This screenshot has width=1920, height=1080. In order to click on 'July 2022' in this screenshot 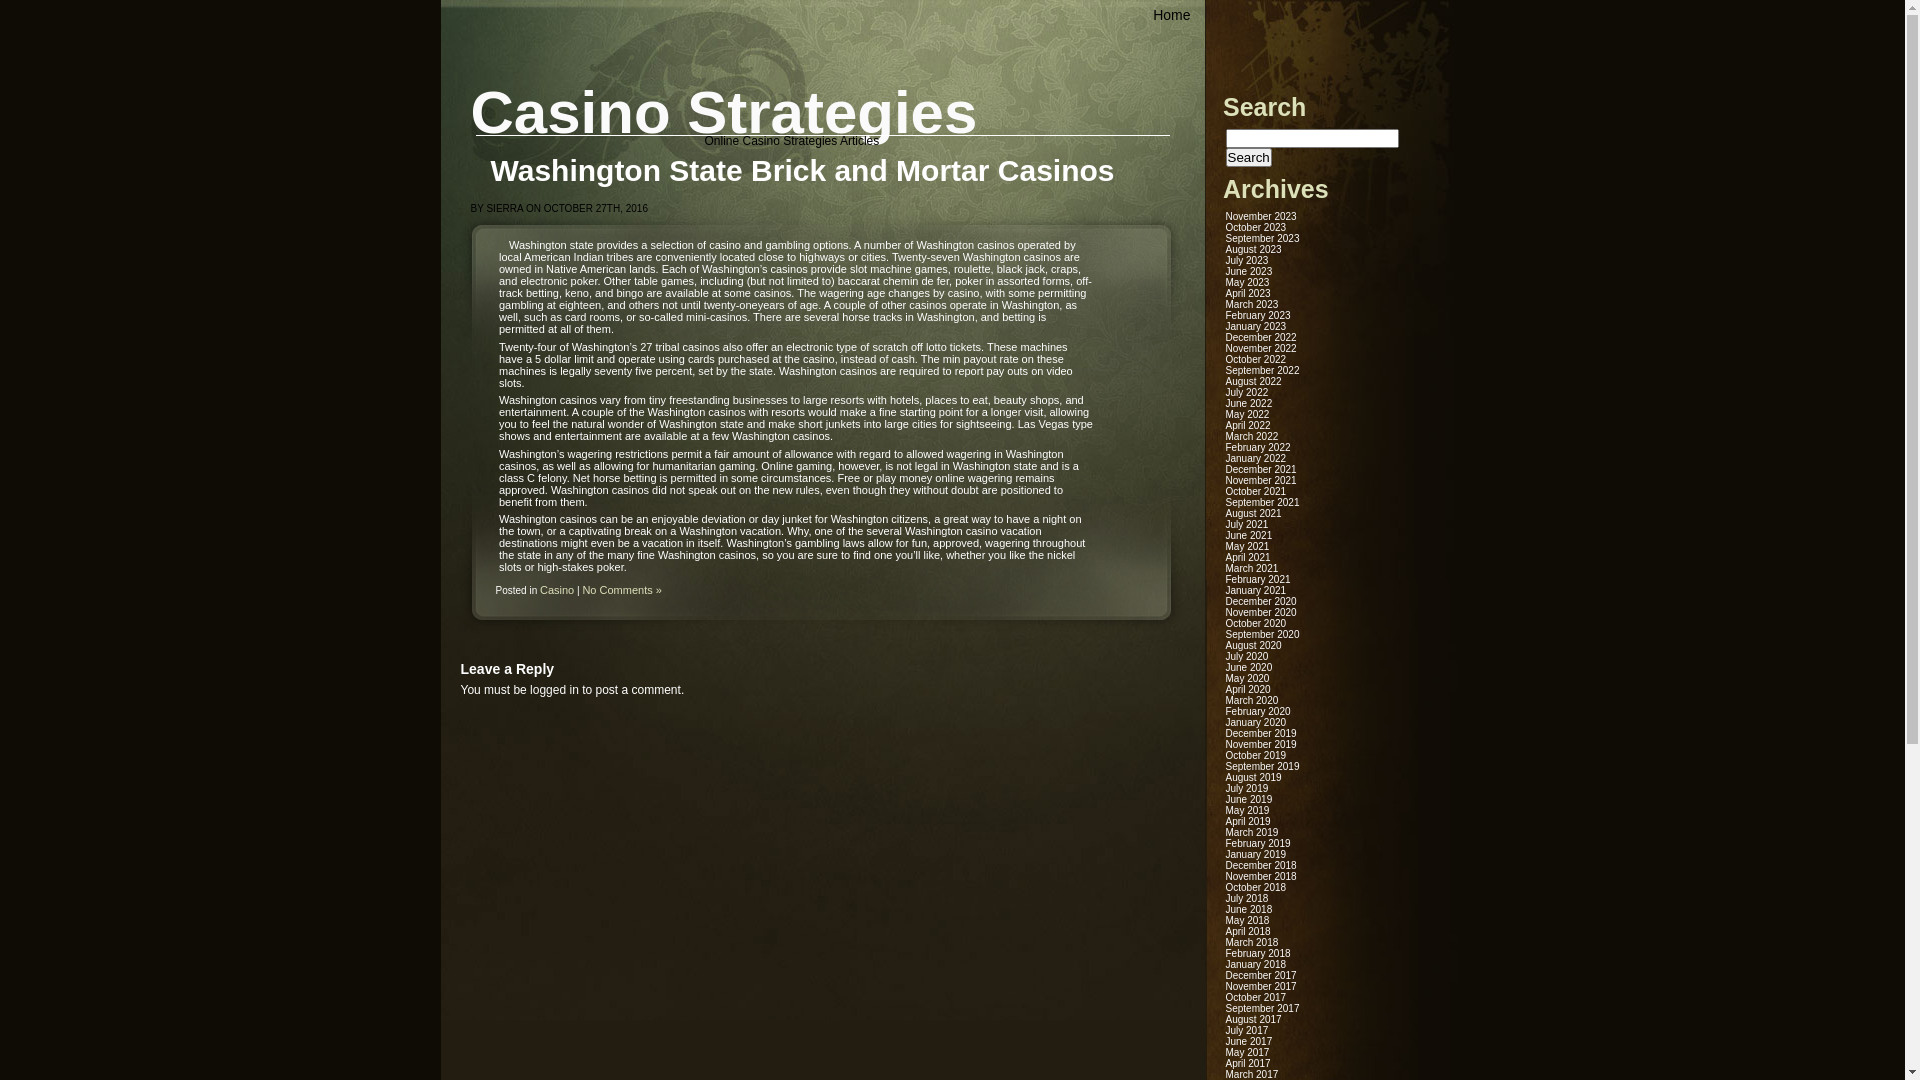, I will do `click(1246, 392)`.